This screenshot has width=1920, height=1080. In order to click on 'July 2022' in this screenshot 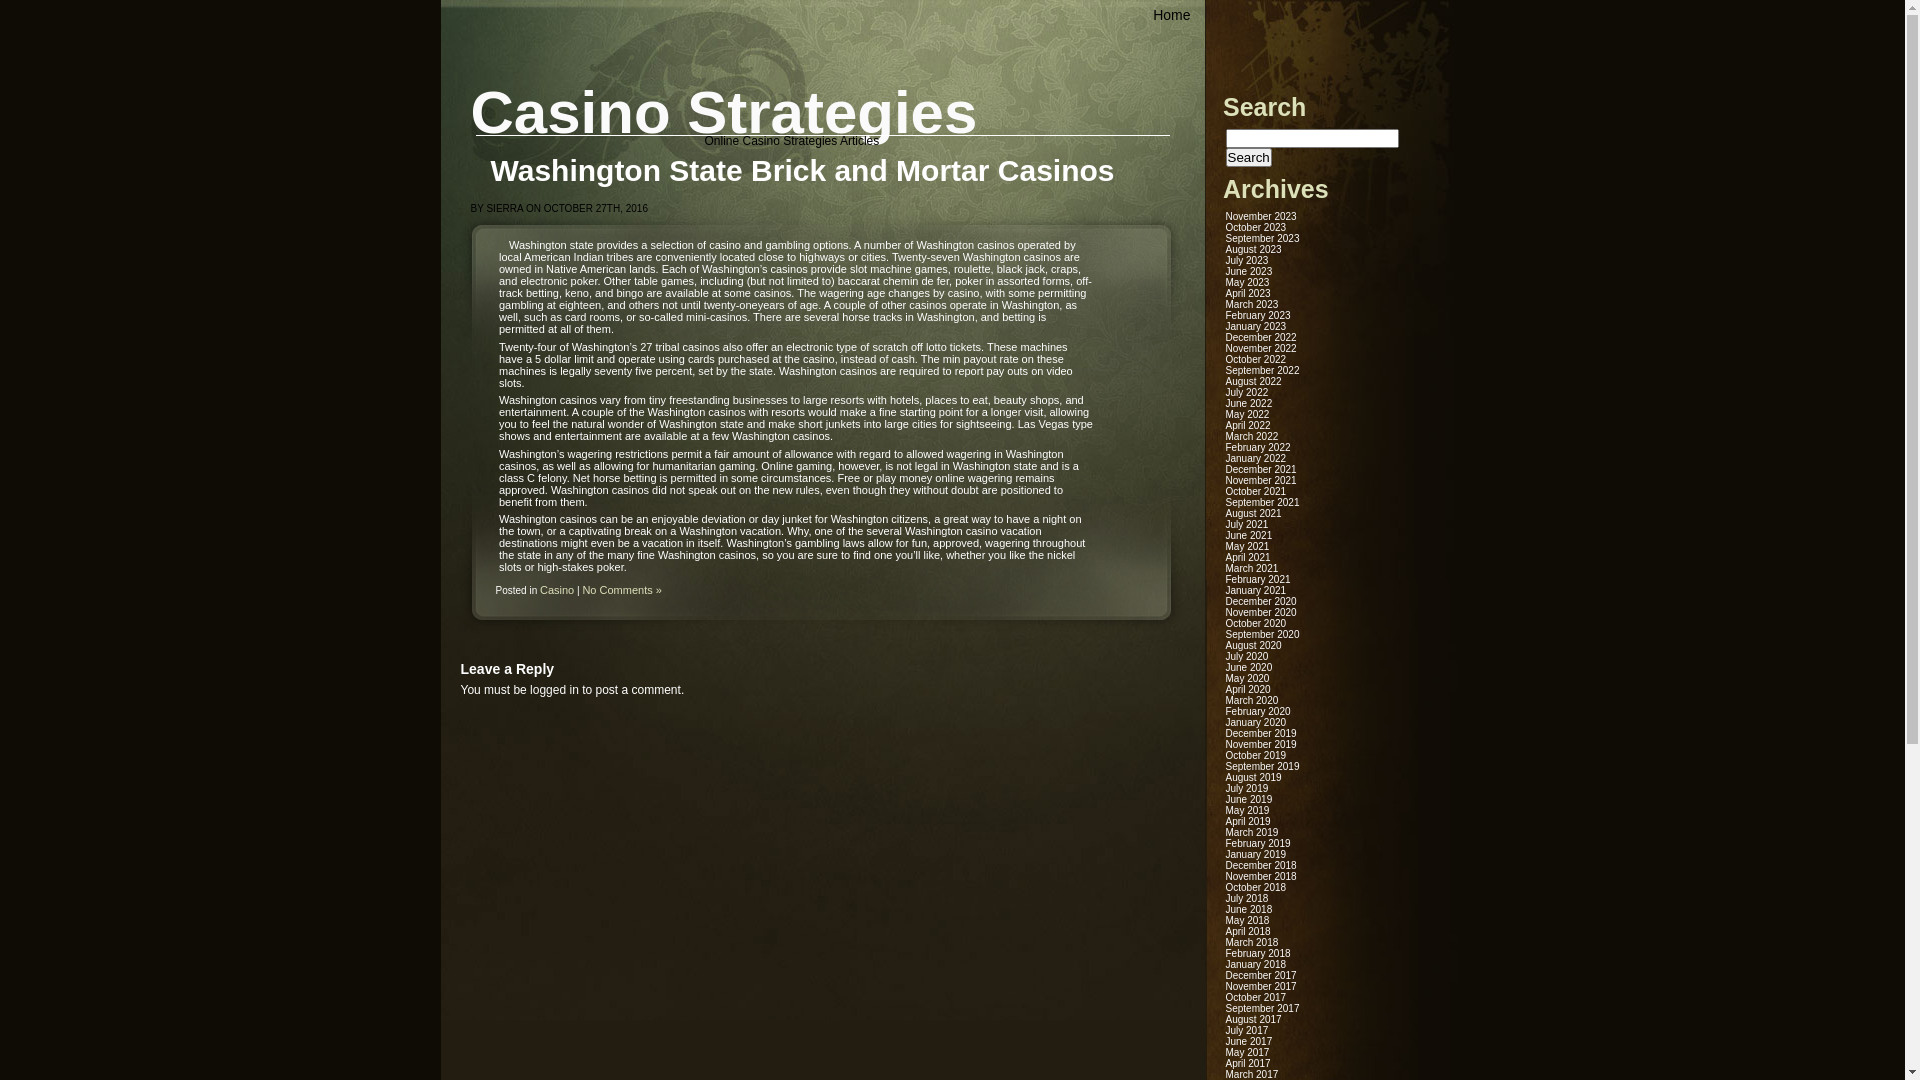, I will do `click(1246, 392)`.